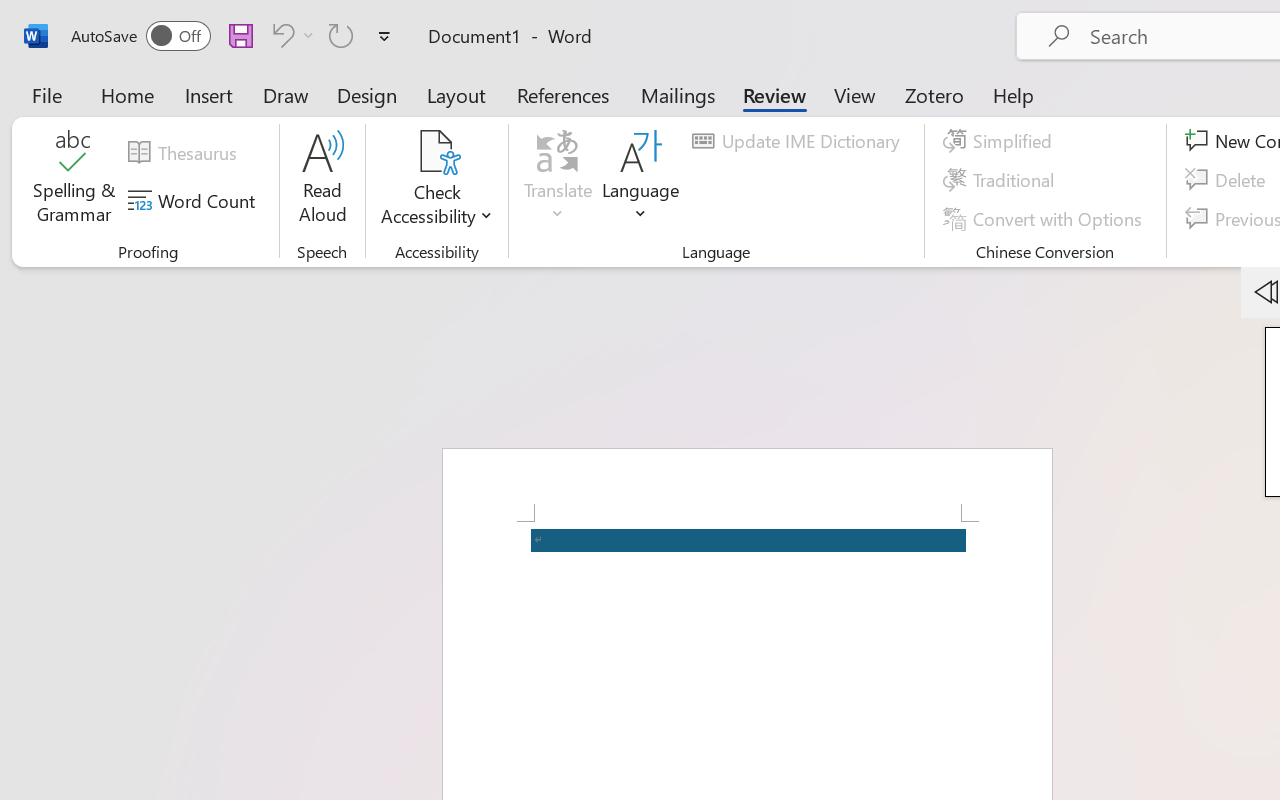  Describe the element at coordinates (323, 179) in the screenshot. I see `'Read Aloud'` at that location.